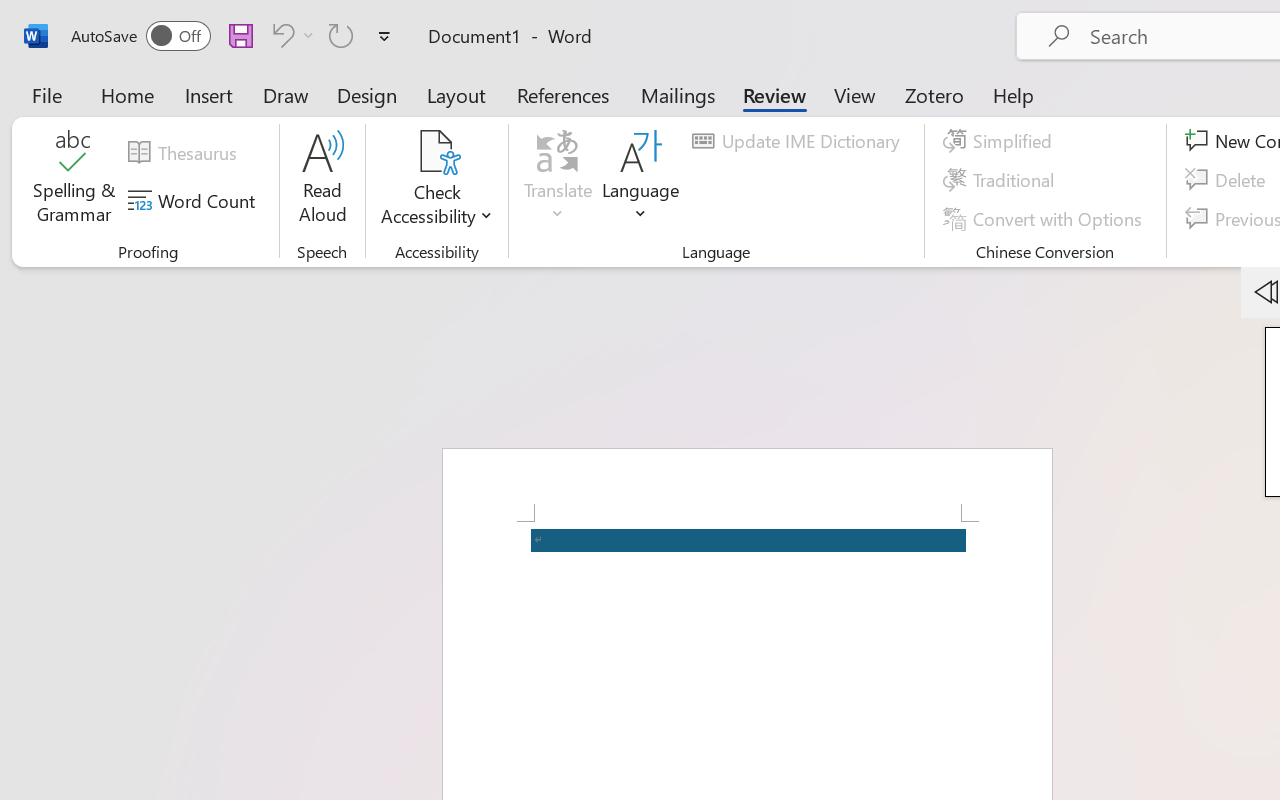  Describe the element at coordinates (323, 179) in the screenshot. I see `'Read Aloud'` at that location.